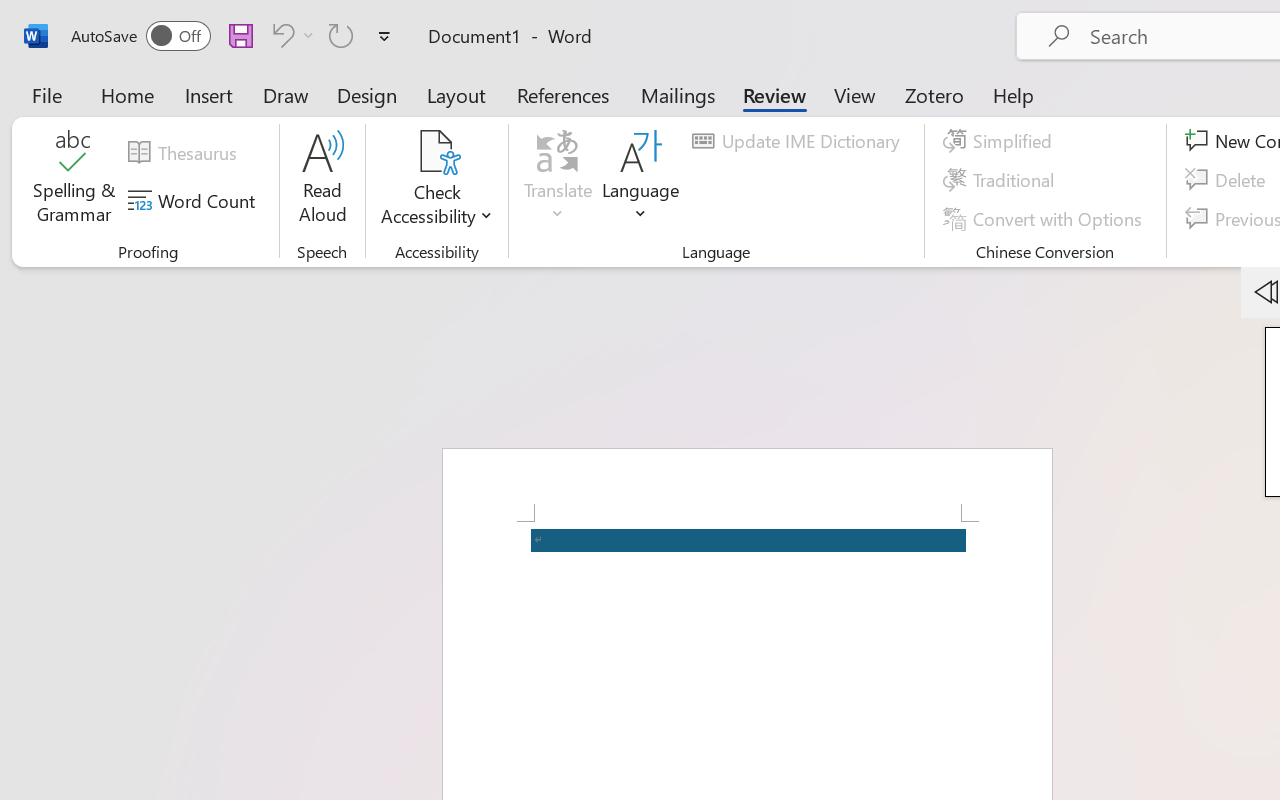  Describe the element at coordinates (323, 179) in the screenshot. I see `'Read Aloud'` at that location.